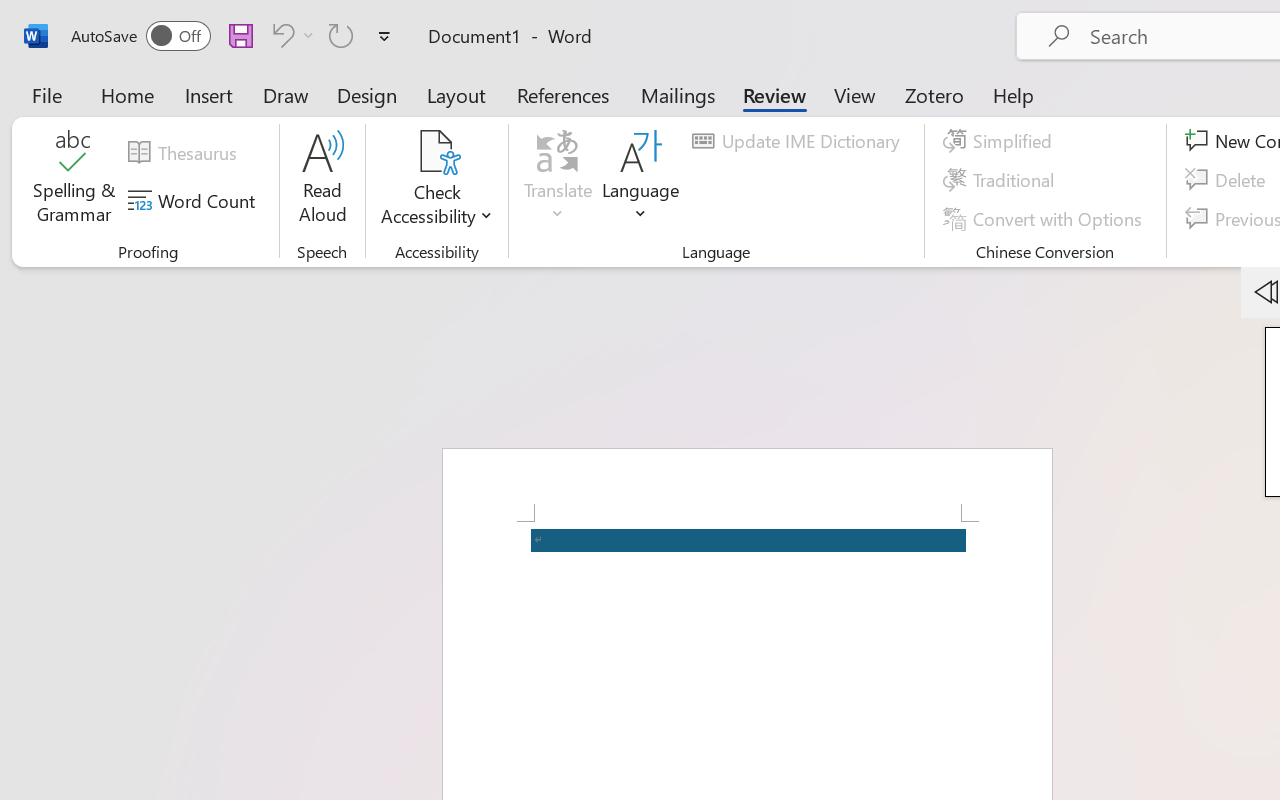  Describe the element at coordinates (323, 179) in the screenshot. I see `'Read Aloud'` at that location.